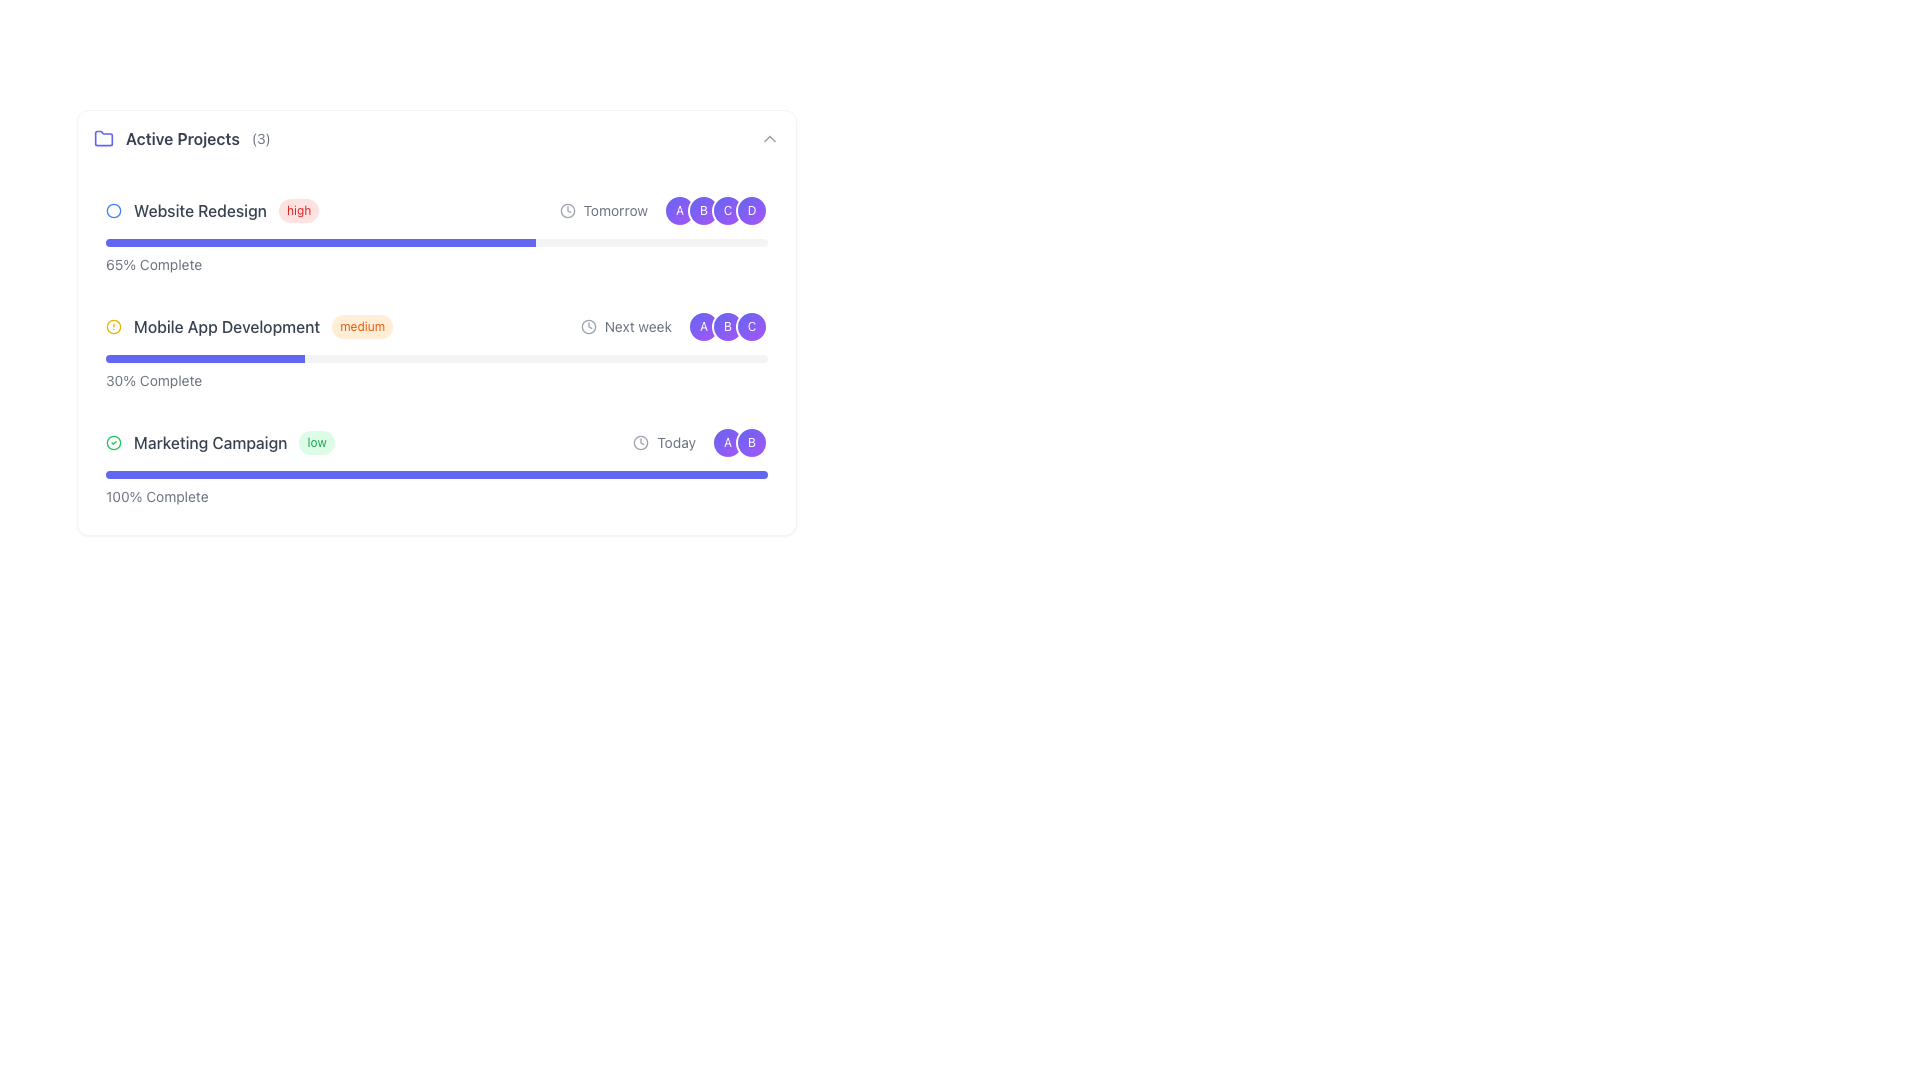 The image size is (1920, 1080). I want to click on the circular avatar or icon button representing the user or task associated with the 'Mobile App Development' project, which is the second button in a set of three, located between buttons labeled 'A' and 'C', so click(727, 326).